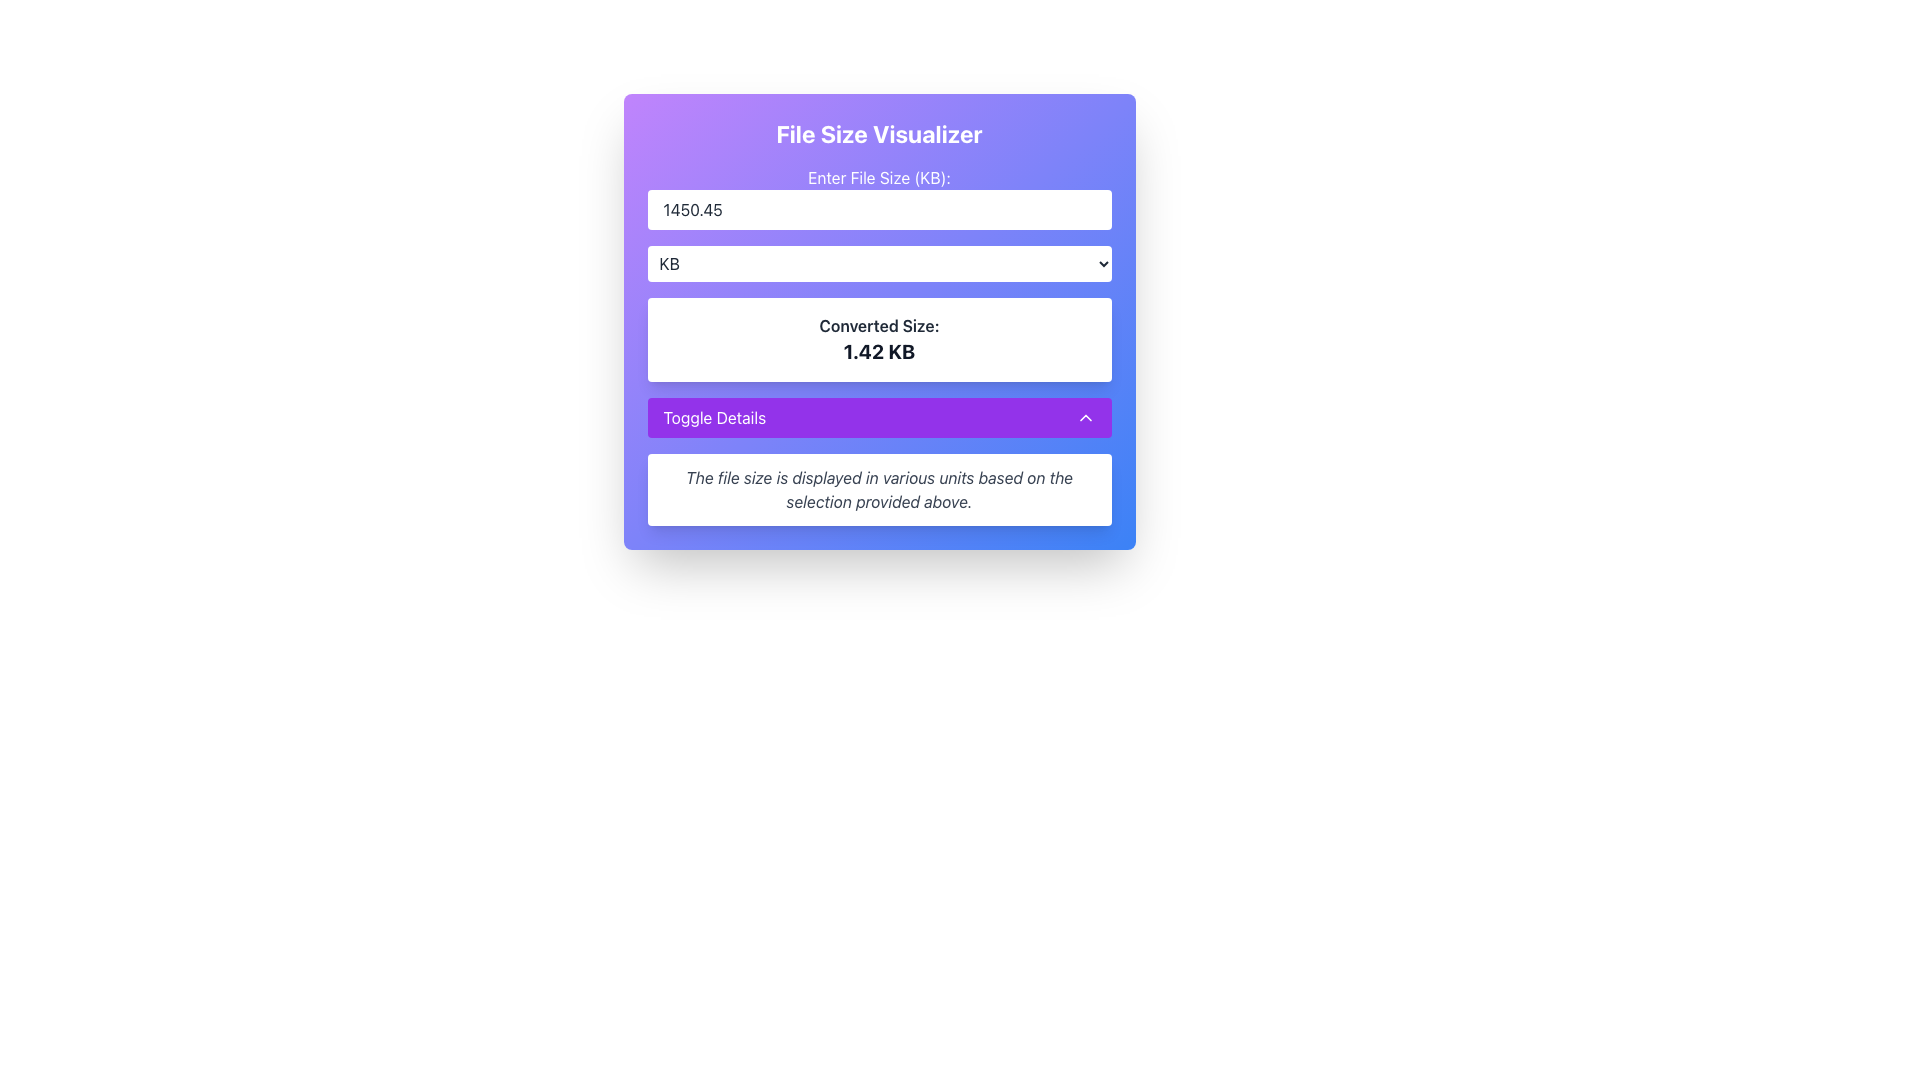 The image size is (1920, 1080). I want to click on the 'Toggle Details' text label, which is displayed in white font on a purple background within the 'File Size Visualizer' interface, so click(714, 416).